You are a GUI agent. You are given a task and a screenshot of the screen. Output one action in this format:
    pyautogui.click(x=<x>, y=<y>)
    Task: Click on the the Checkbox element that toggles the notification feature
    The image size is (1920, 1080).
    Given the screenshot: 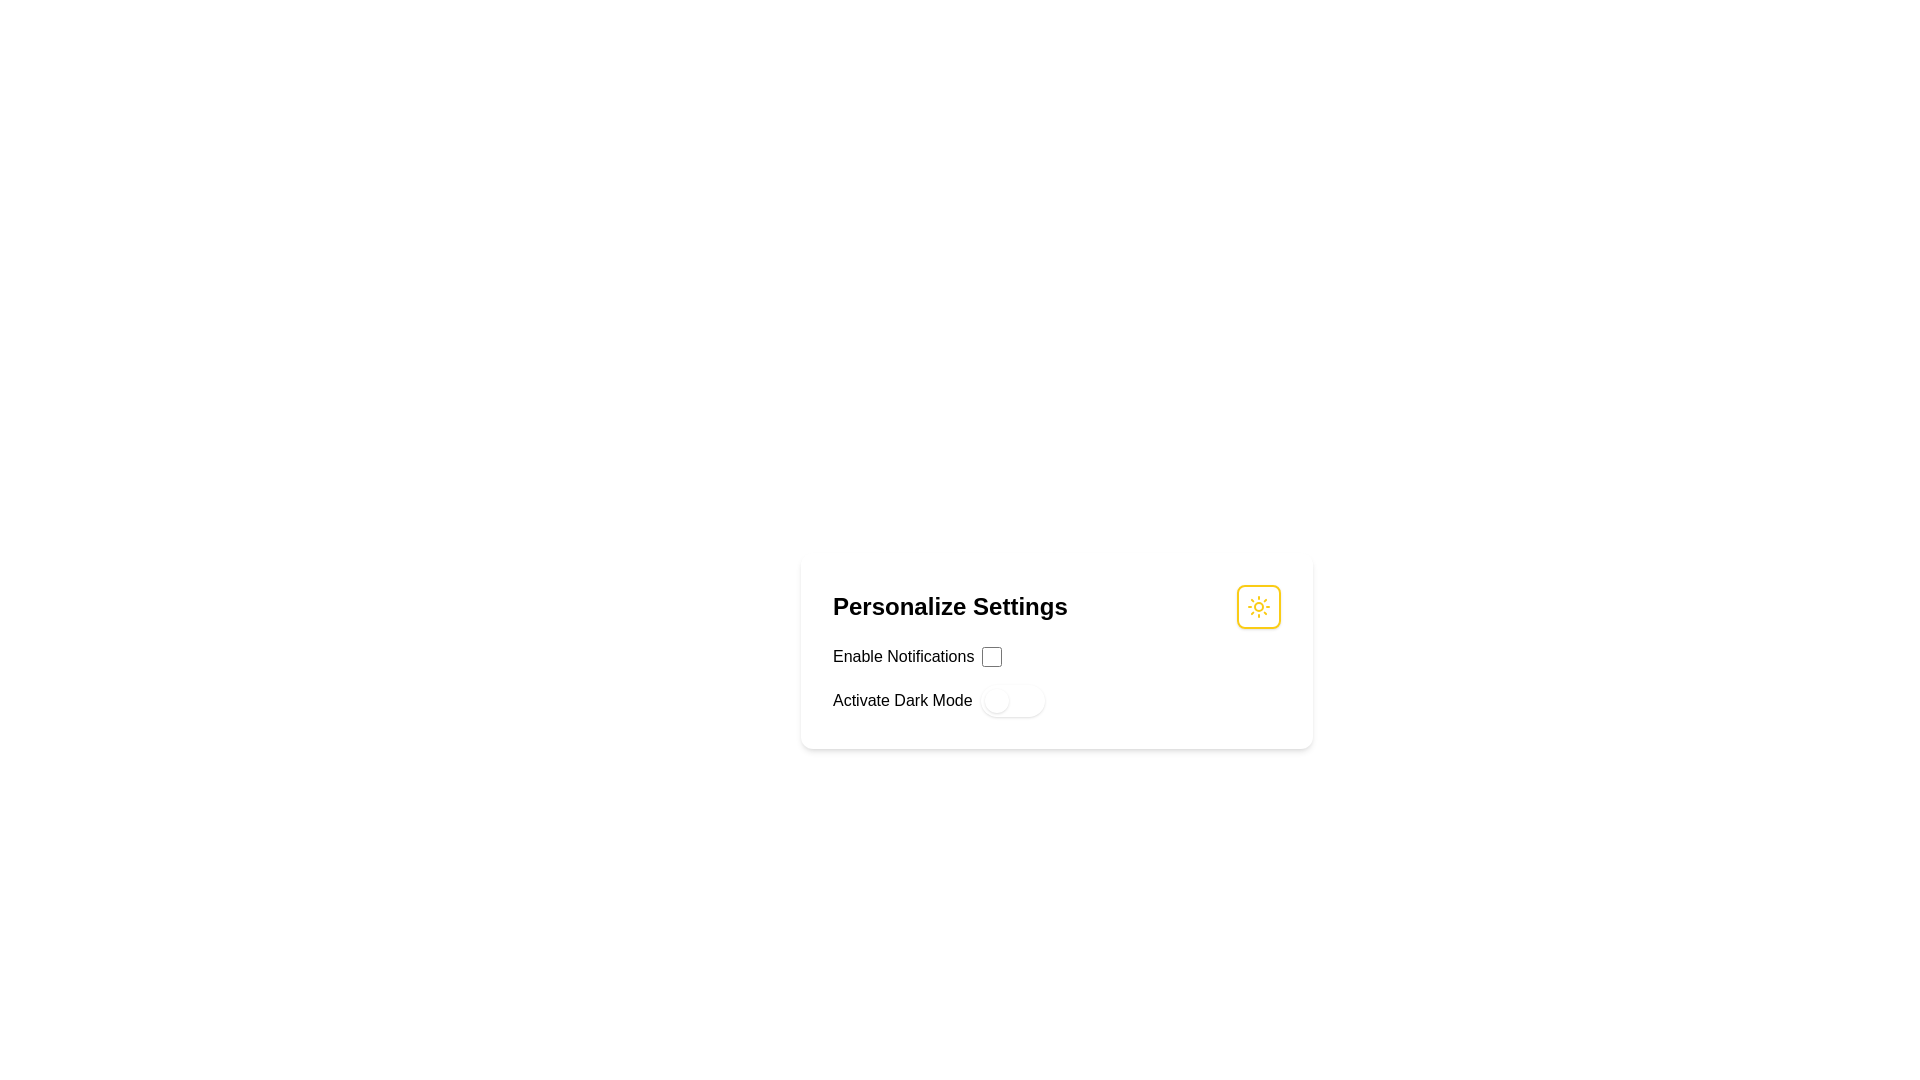 What is the action you would take?
    pyautogui.click(x=1055, y=656)
    